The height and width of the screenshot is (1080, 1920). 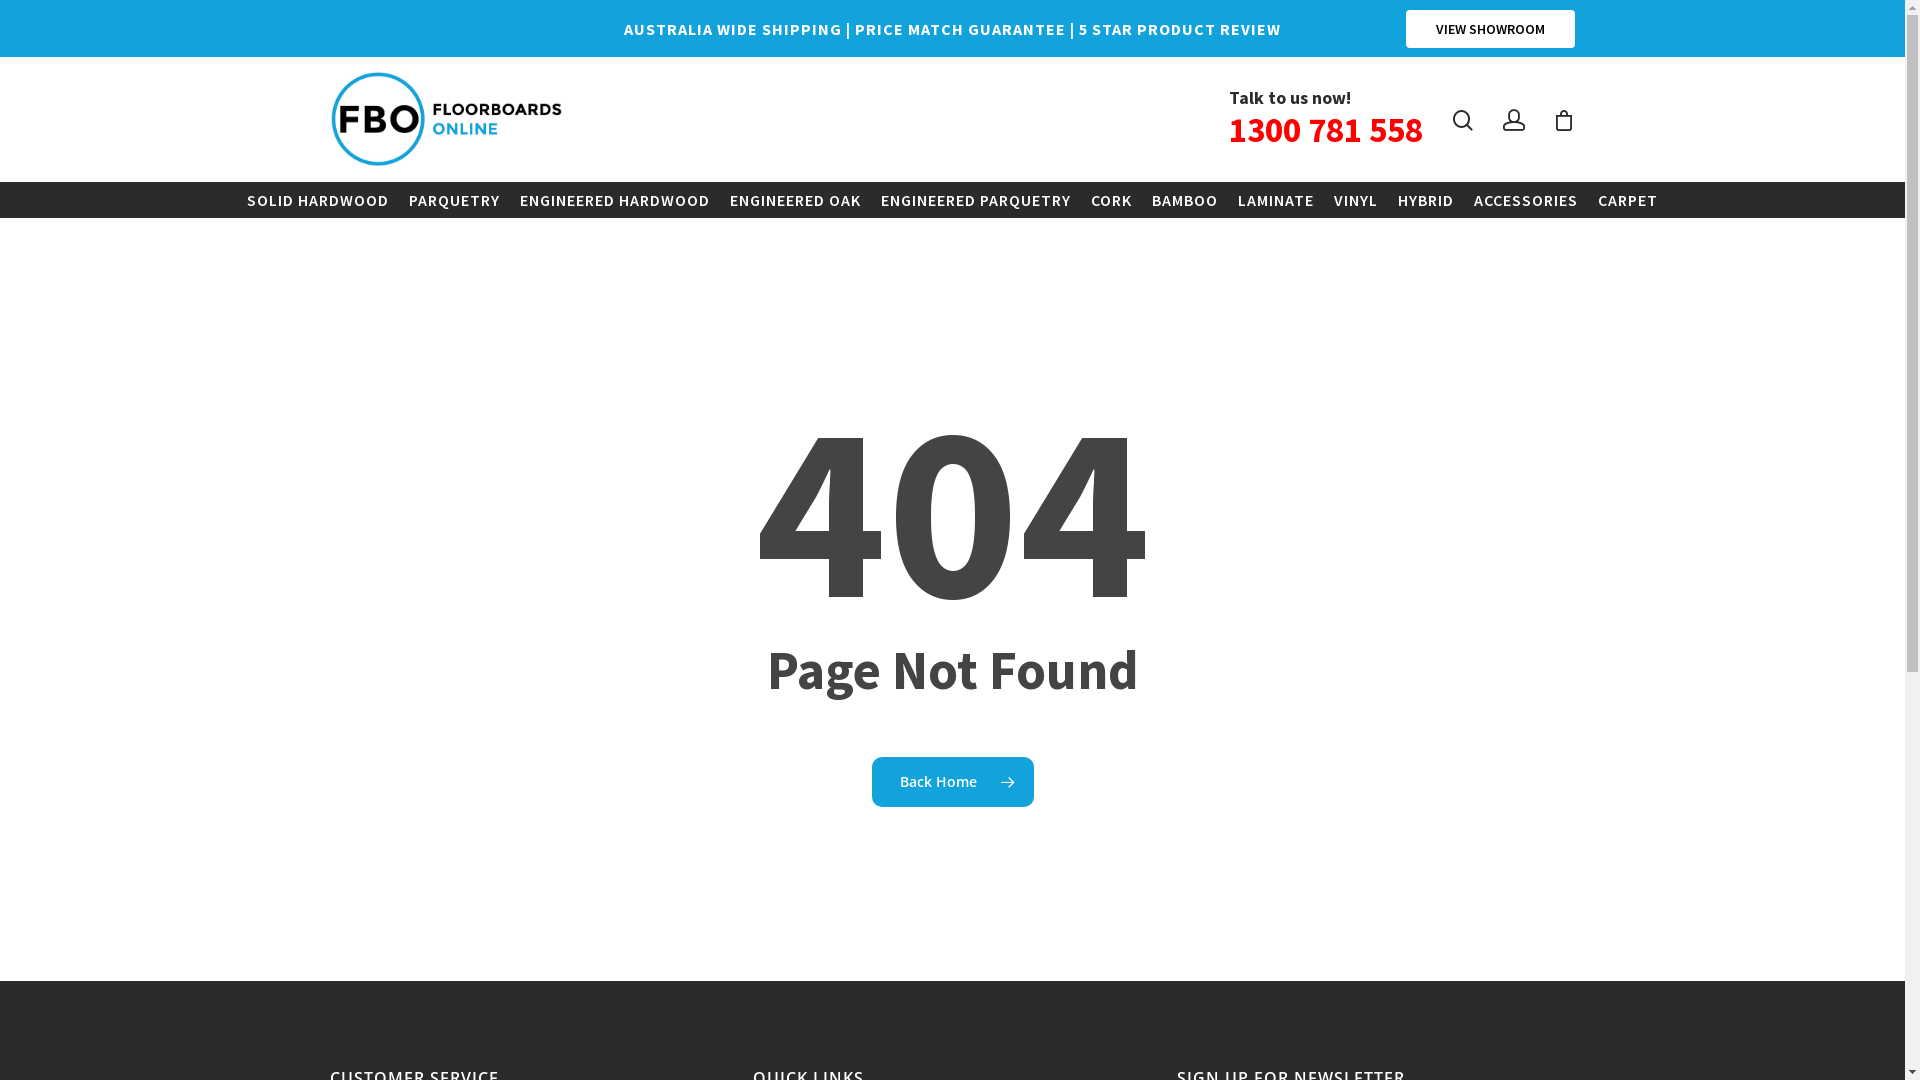 What do you see at coordinates (1110, 200) in the screenshot?
I see `'CORK'` at bounding box center [1110, 200].